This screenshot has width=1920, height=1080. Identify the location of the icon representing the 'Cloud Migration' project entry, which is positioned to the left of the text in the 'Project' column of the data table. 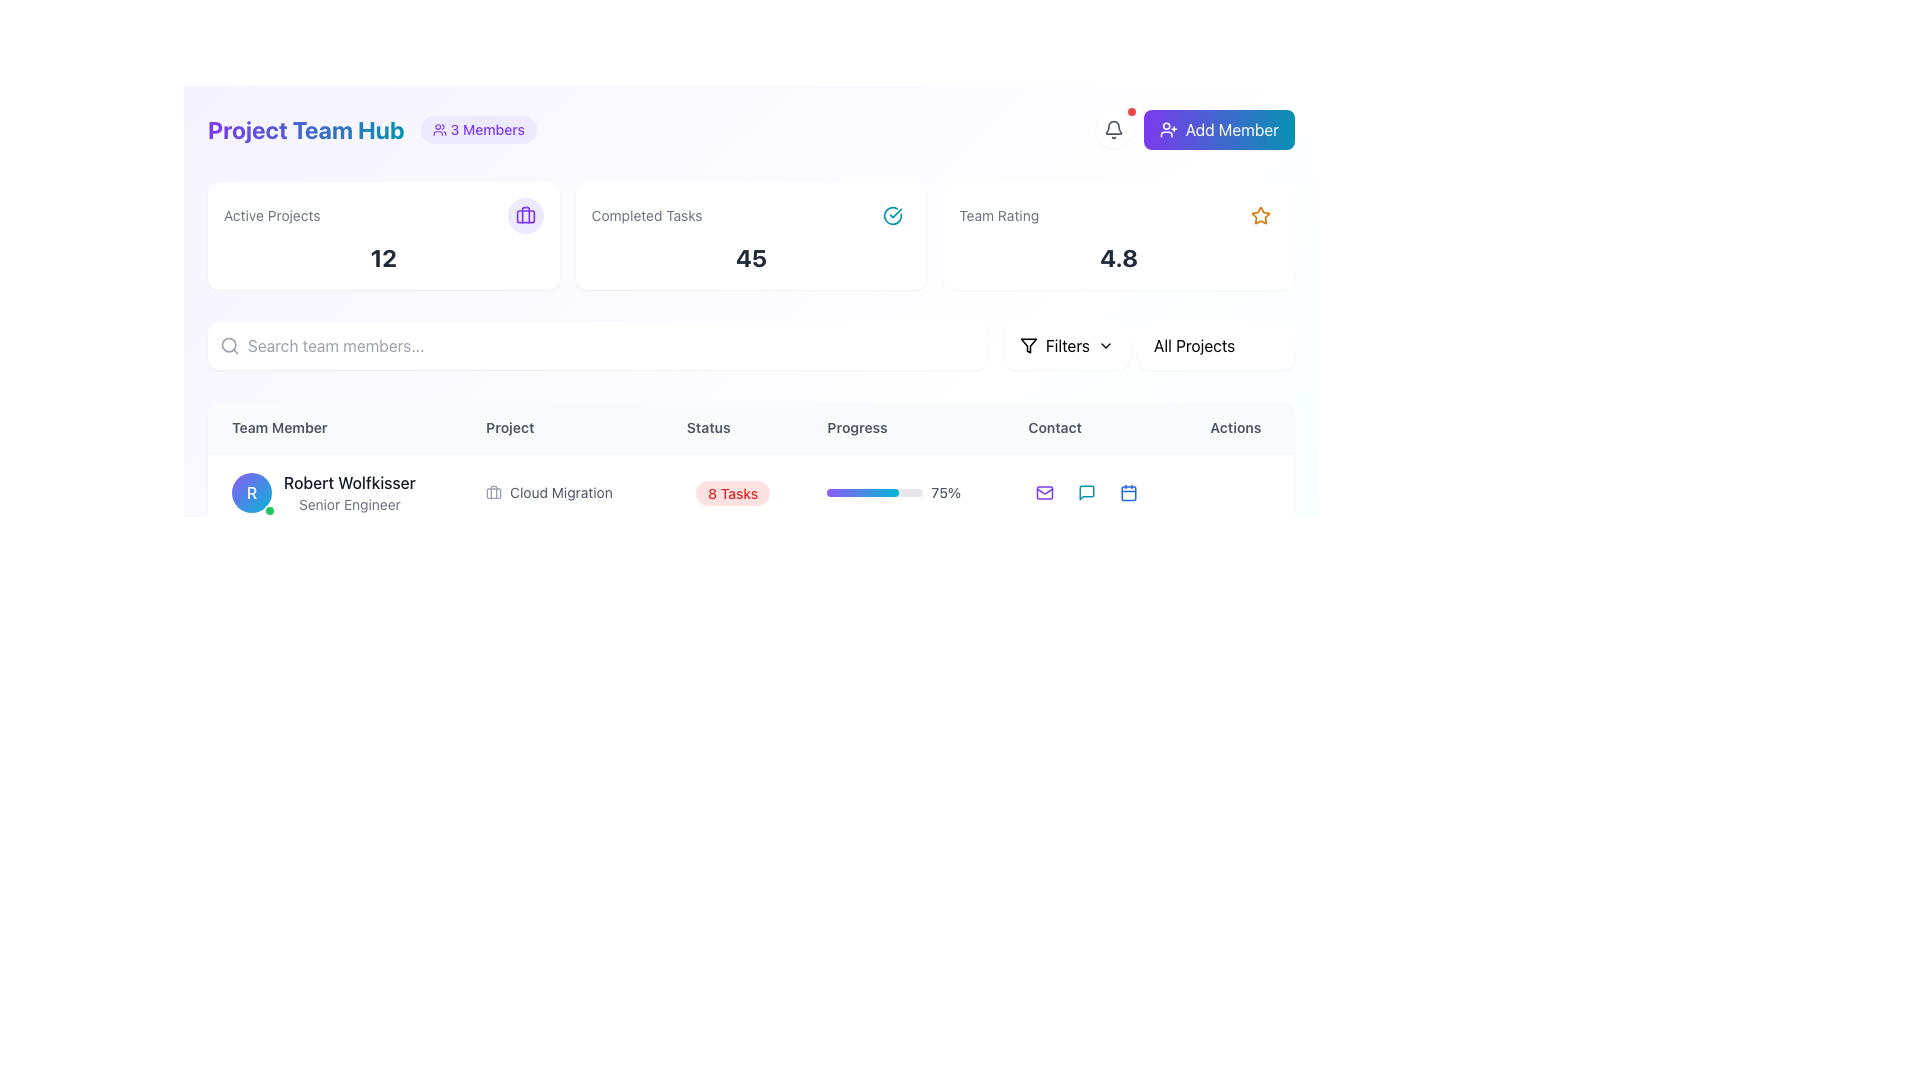
(494, 493).